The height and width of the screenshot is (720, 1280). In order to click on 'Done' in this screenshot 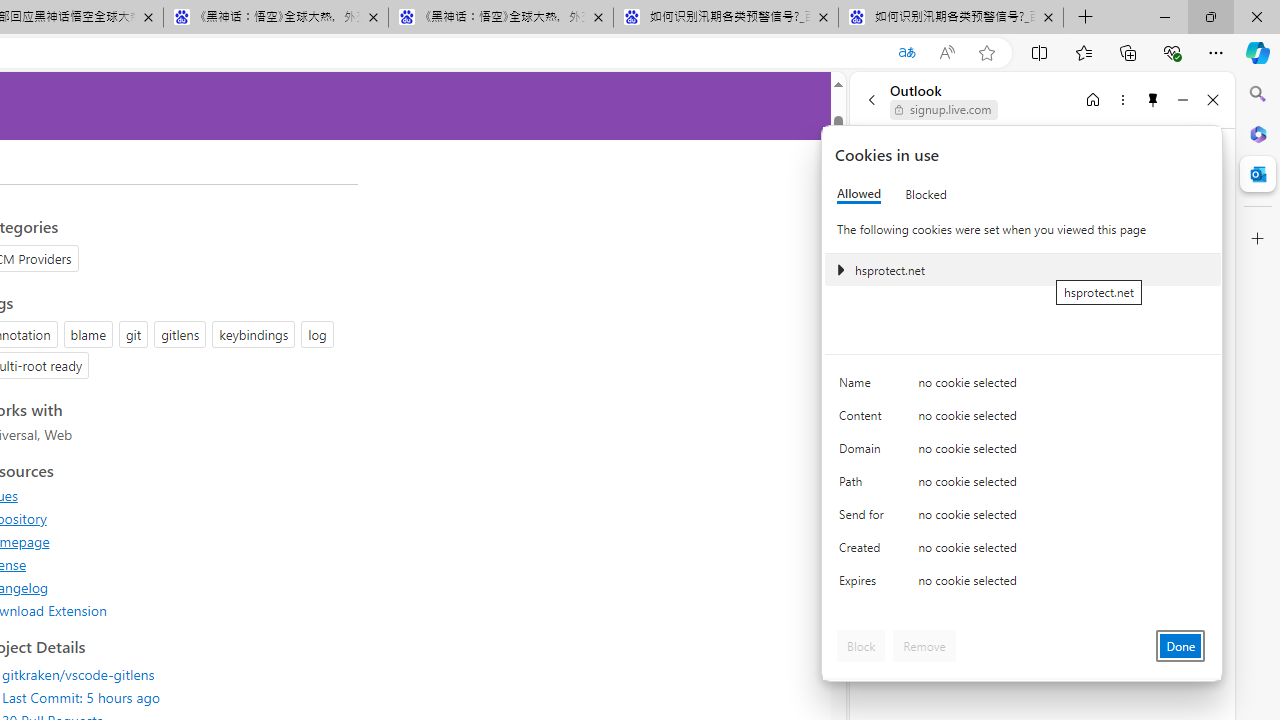, I will do `click(1180, 645)`.